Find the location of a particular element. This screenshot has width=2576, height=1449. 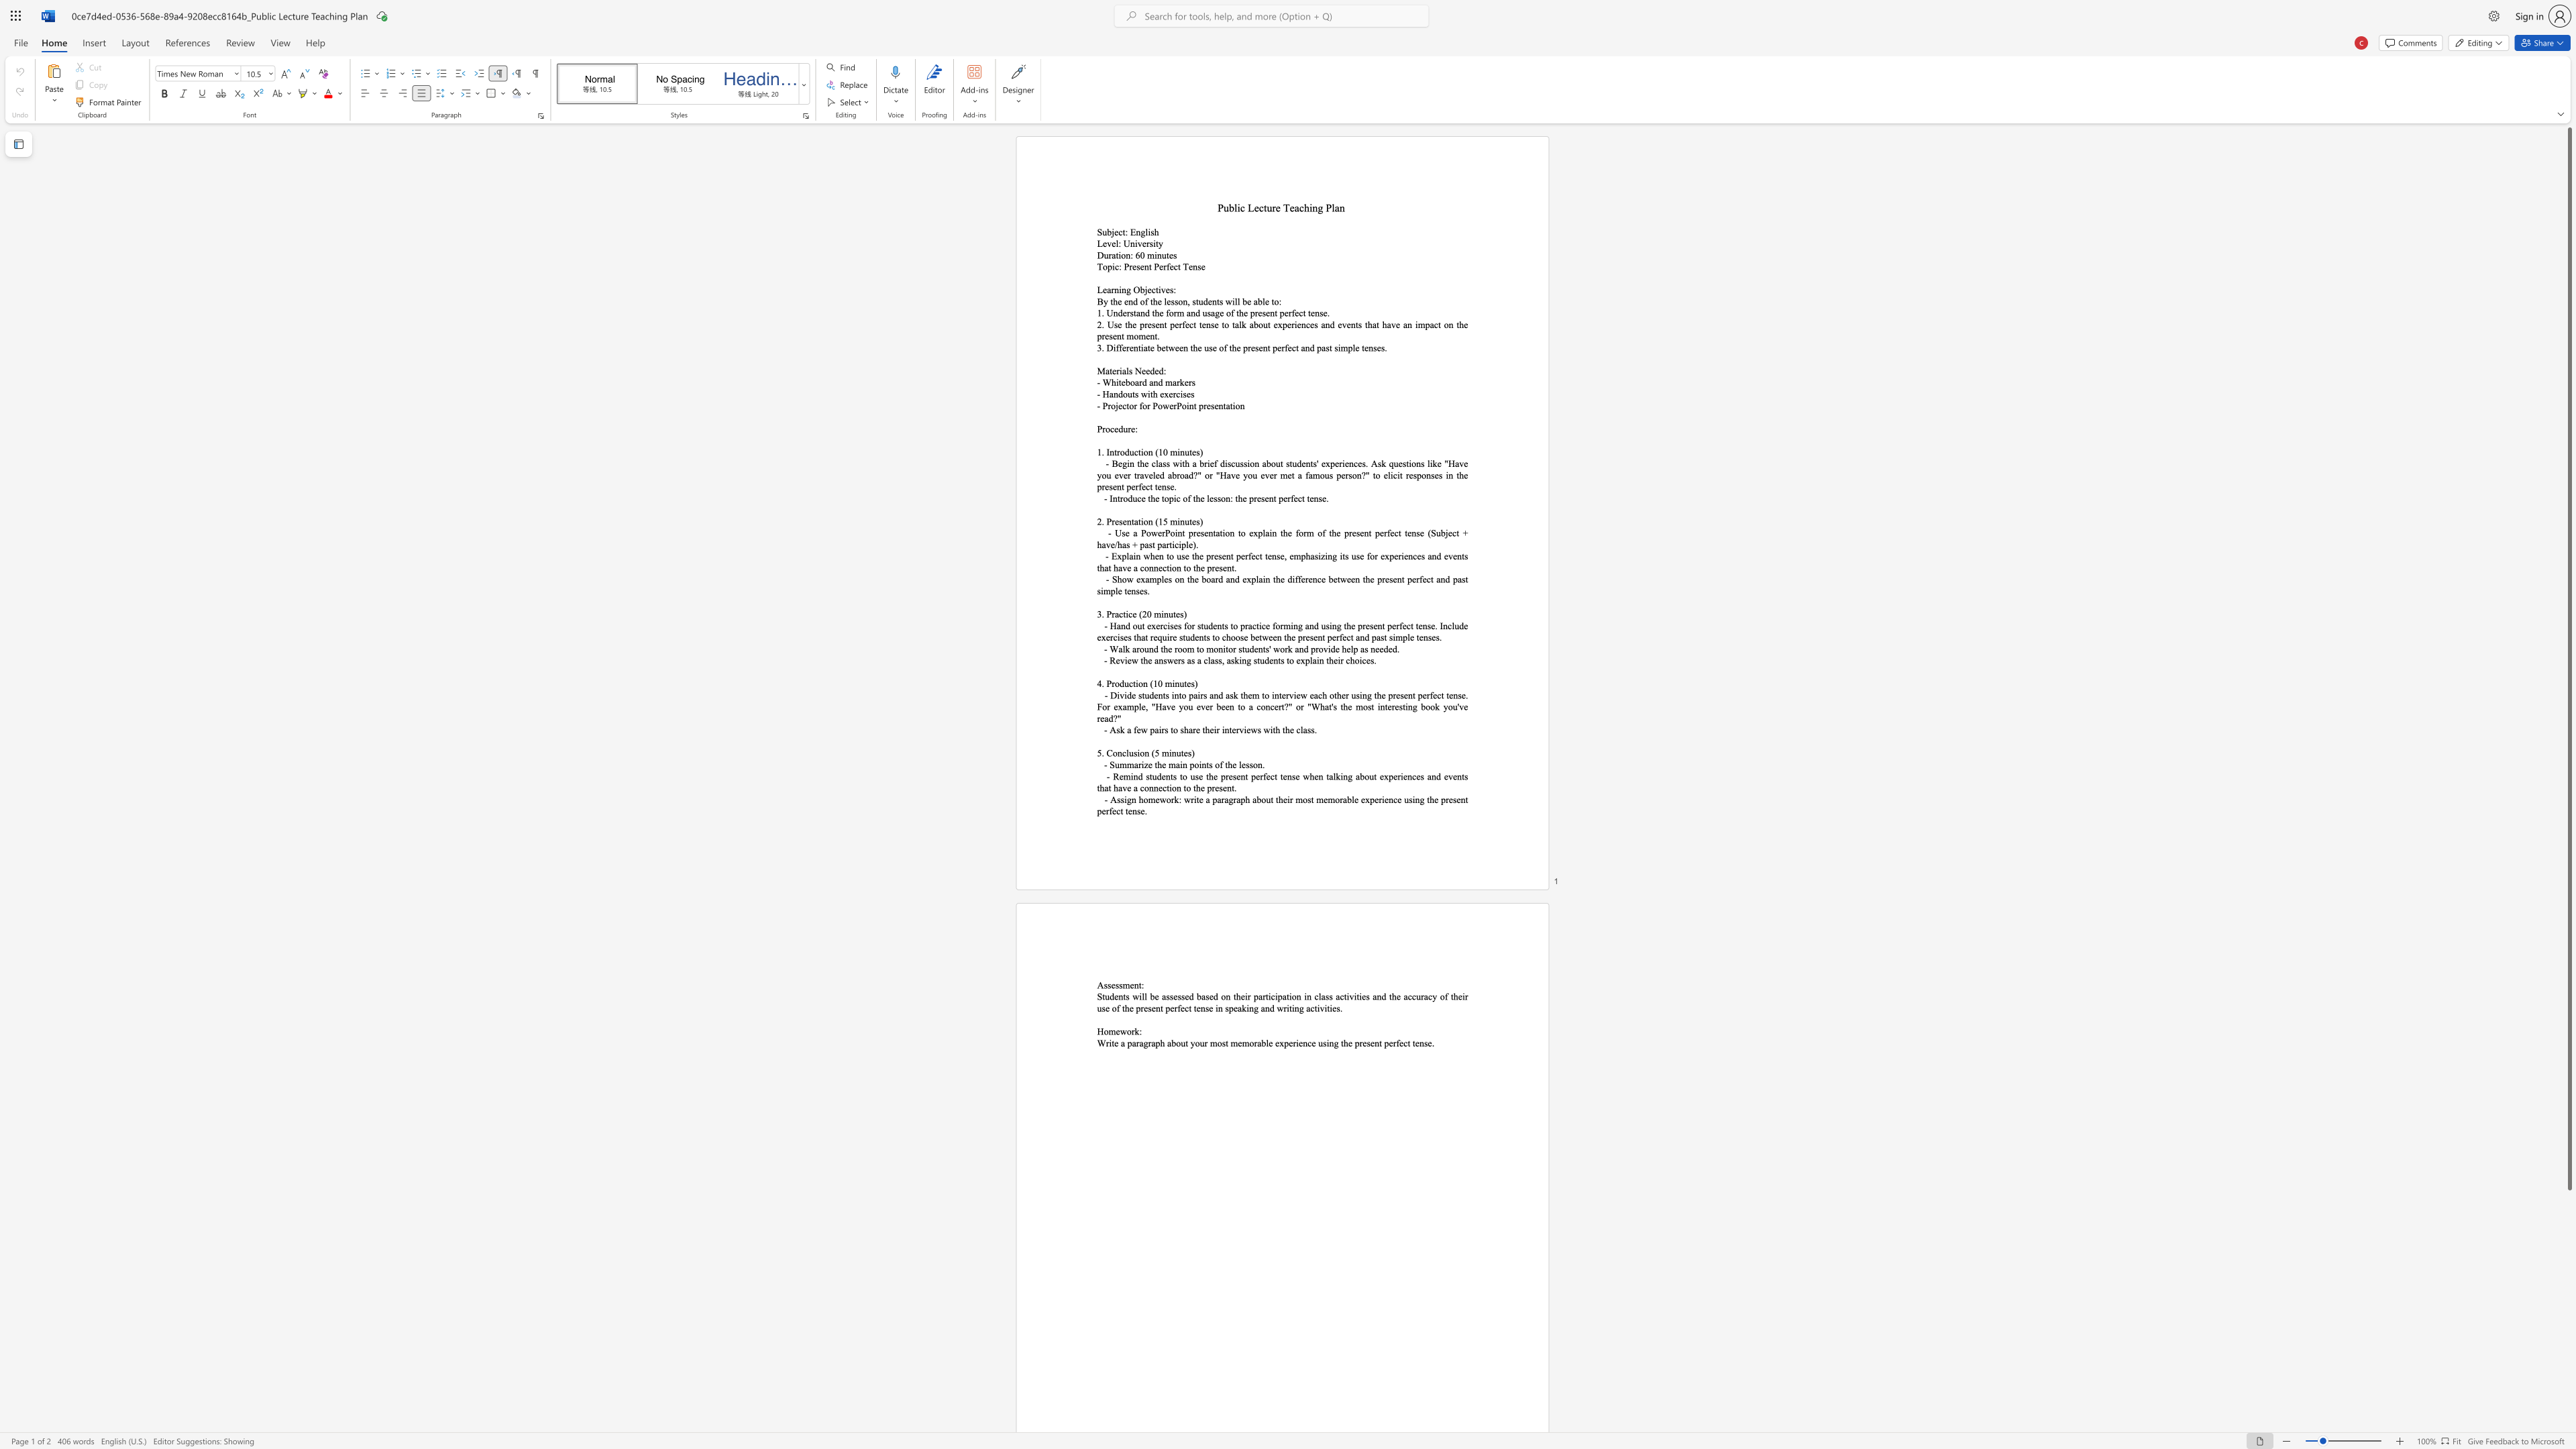

the 11th character "n" in the text is located at coordinates (1296, 1008).